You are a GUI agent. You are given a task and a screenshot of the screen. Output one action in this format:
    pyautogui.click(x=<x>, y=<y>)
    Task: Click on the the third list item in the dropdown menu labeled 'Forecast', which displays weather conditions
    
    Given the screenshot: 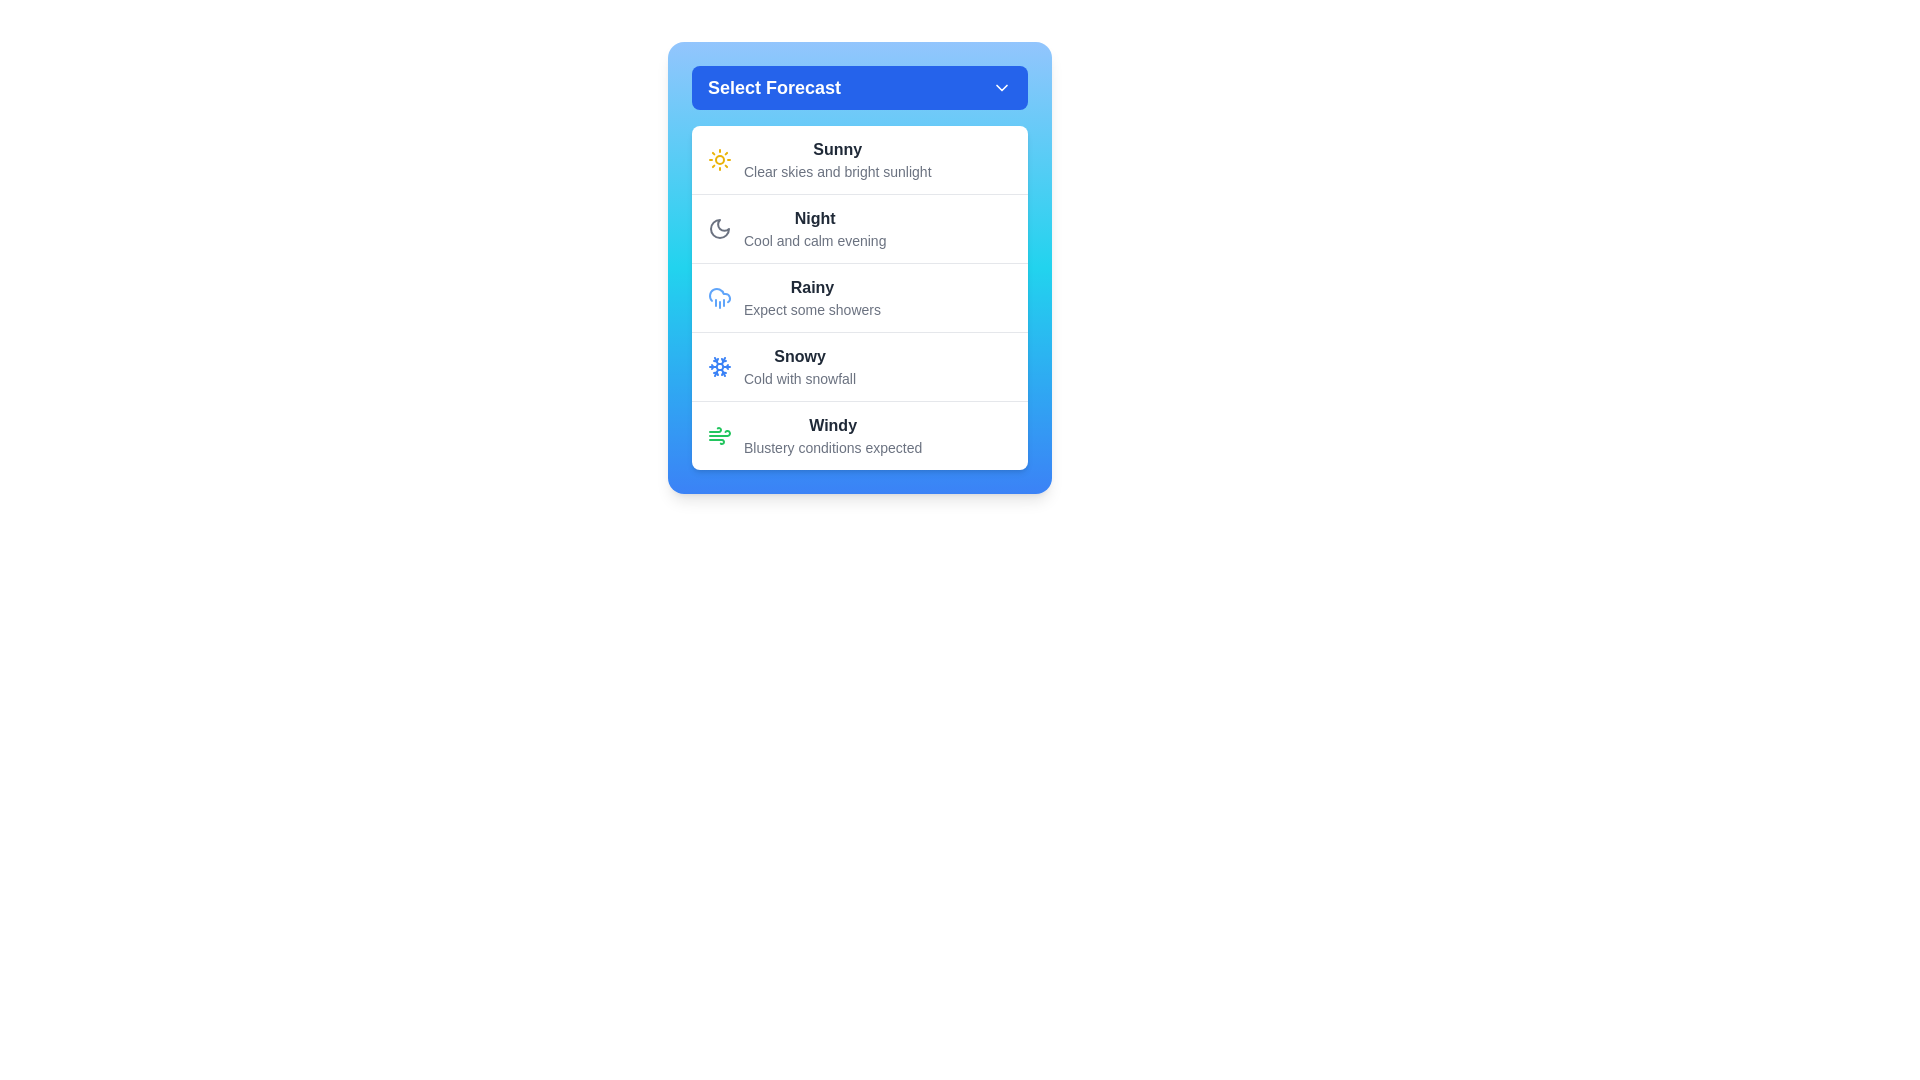 What is the action you would take?
    pyautogui.click(x=859, y=297)
    